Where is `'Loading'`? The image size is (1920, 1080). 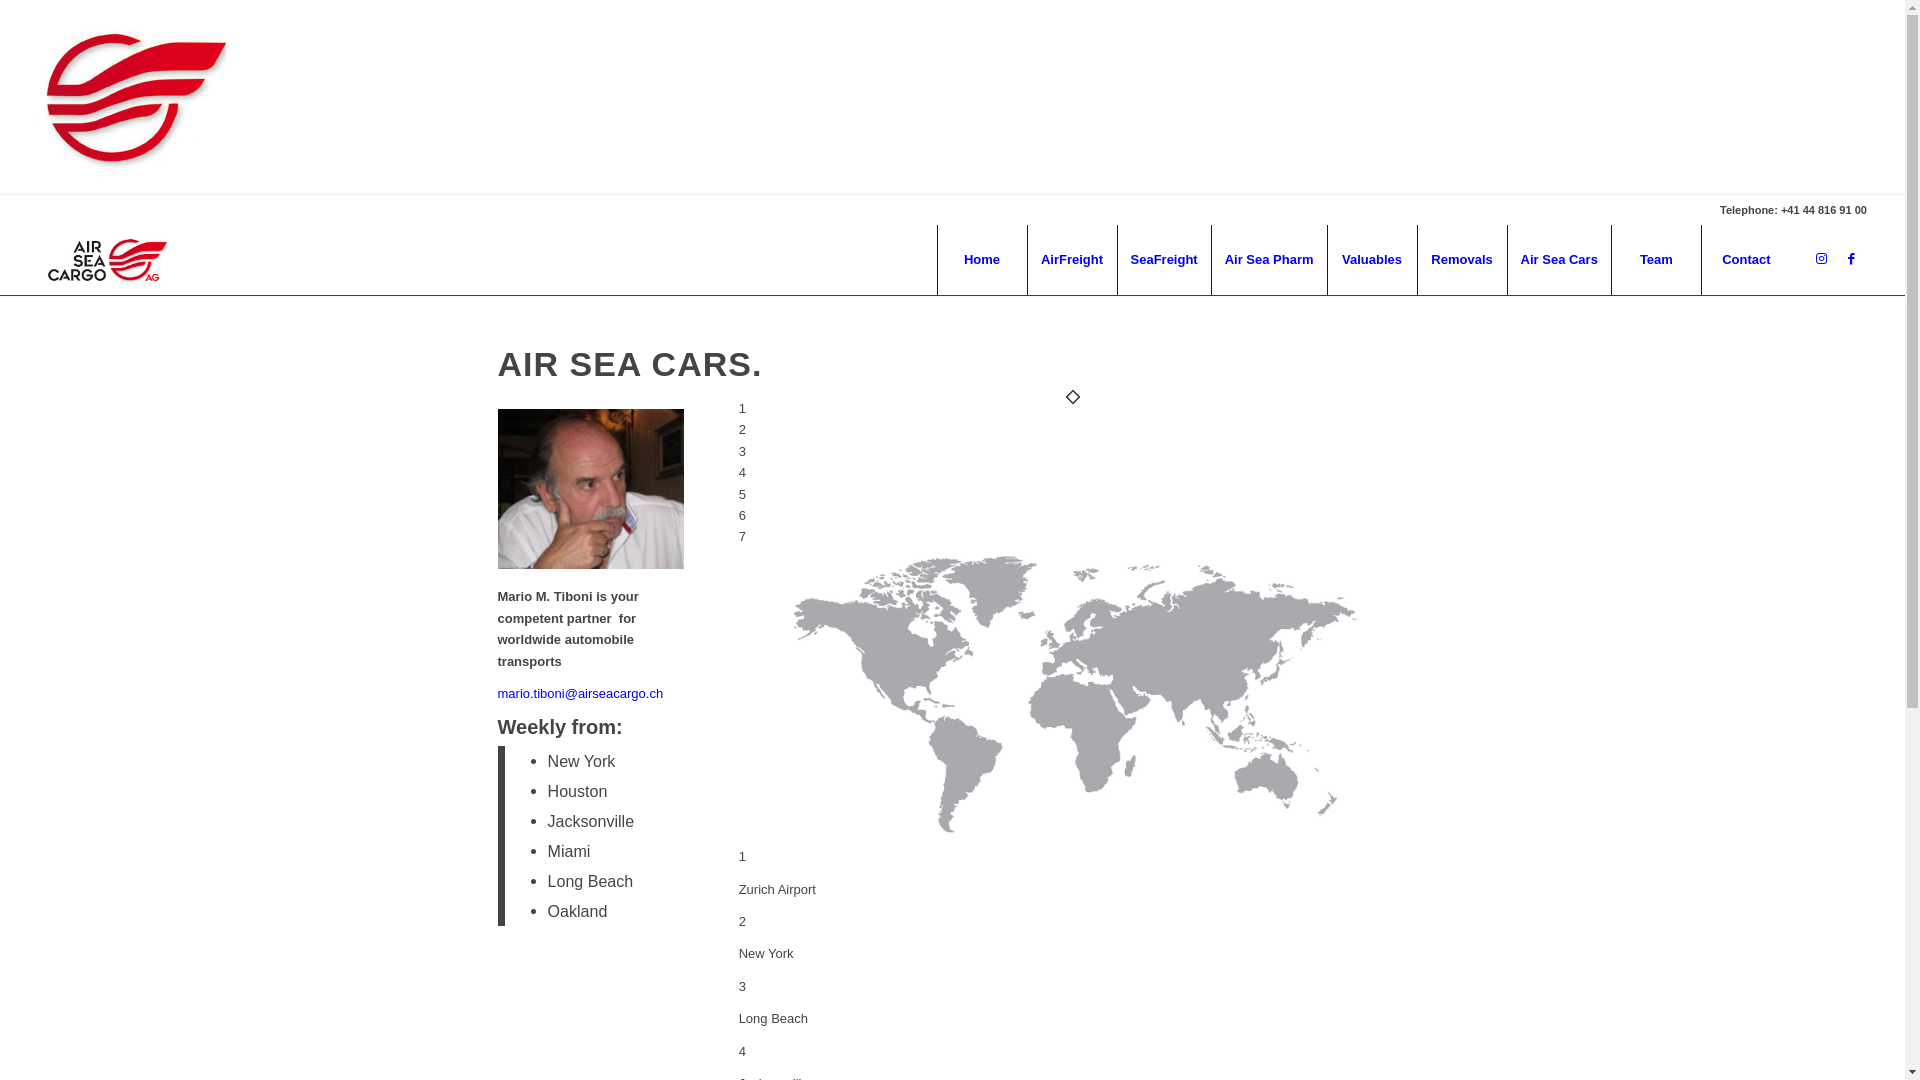
'Loading' is located at coordinates (112, 94).